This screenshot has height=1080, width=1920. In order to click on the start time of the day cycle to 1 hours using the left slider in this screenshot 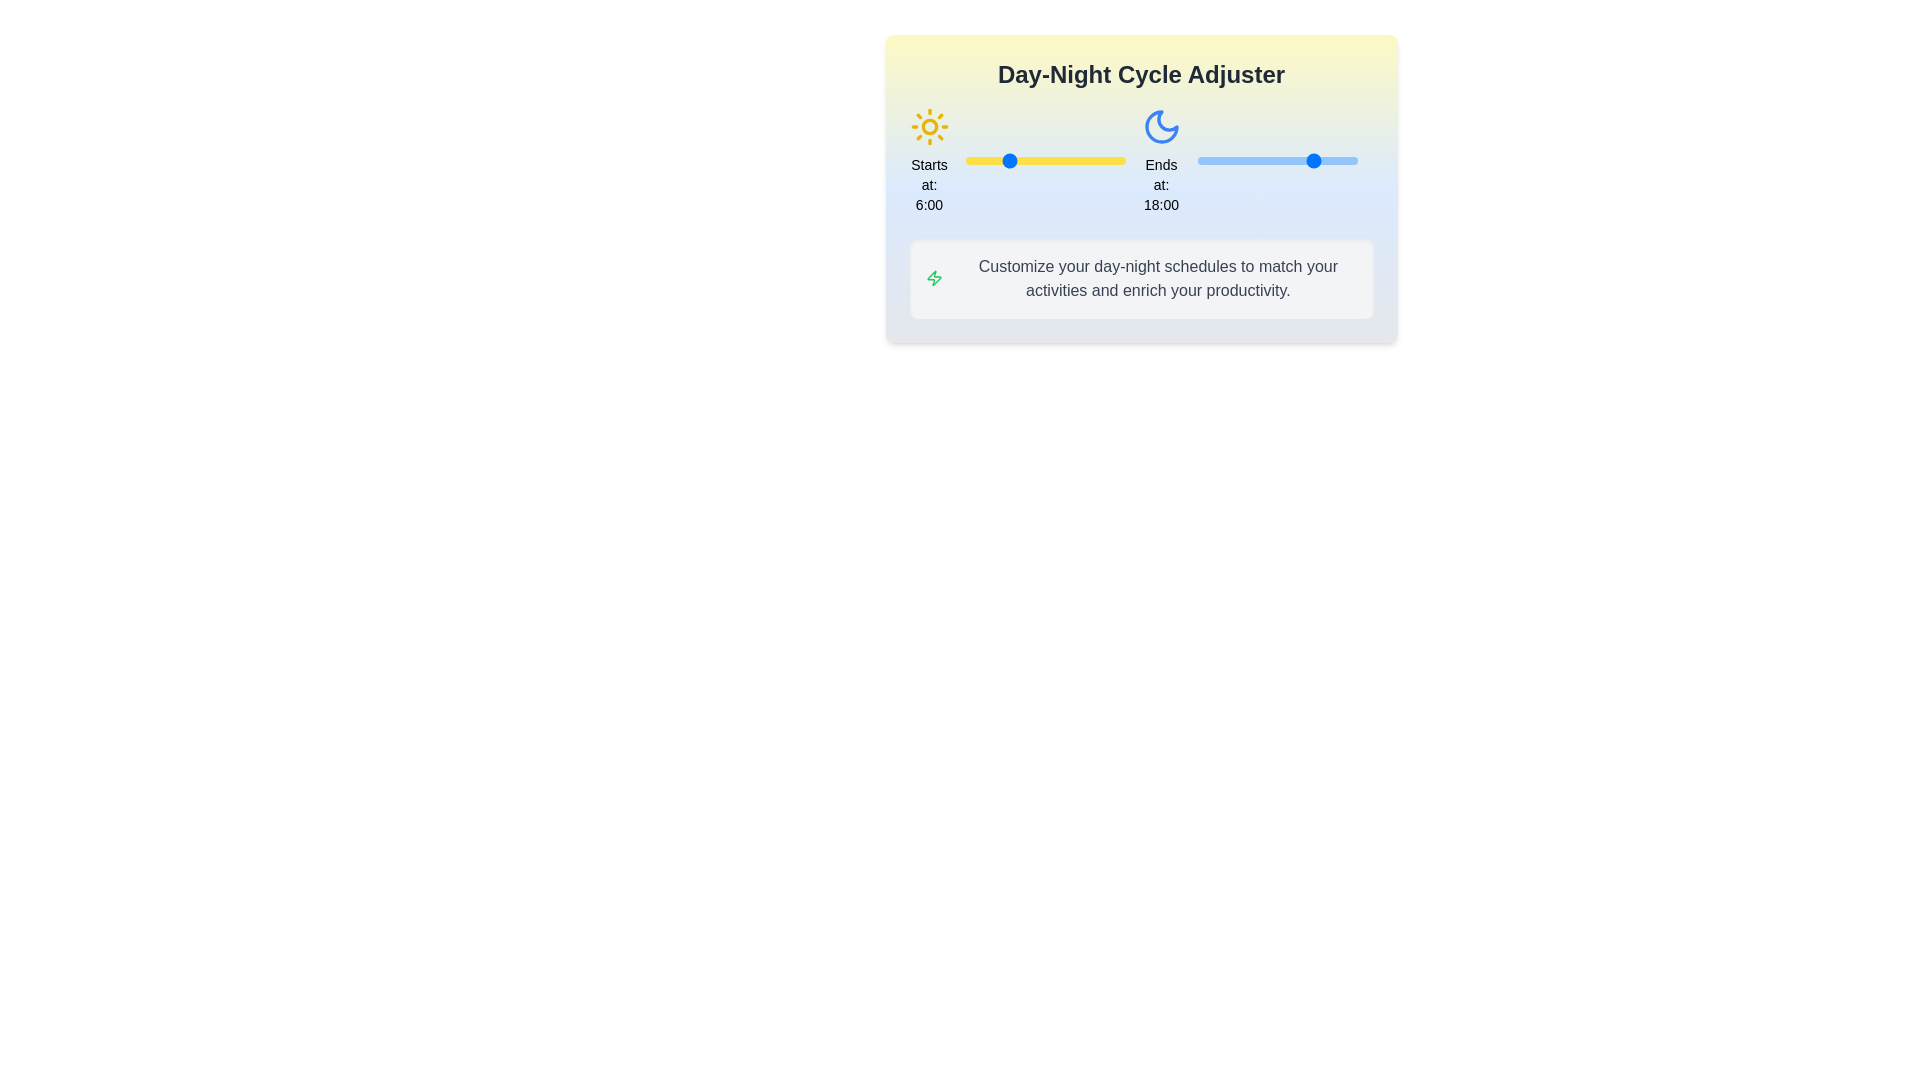, I will do `click(972, 160)`.